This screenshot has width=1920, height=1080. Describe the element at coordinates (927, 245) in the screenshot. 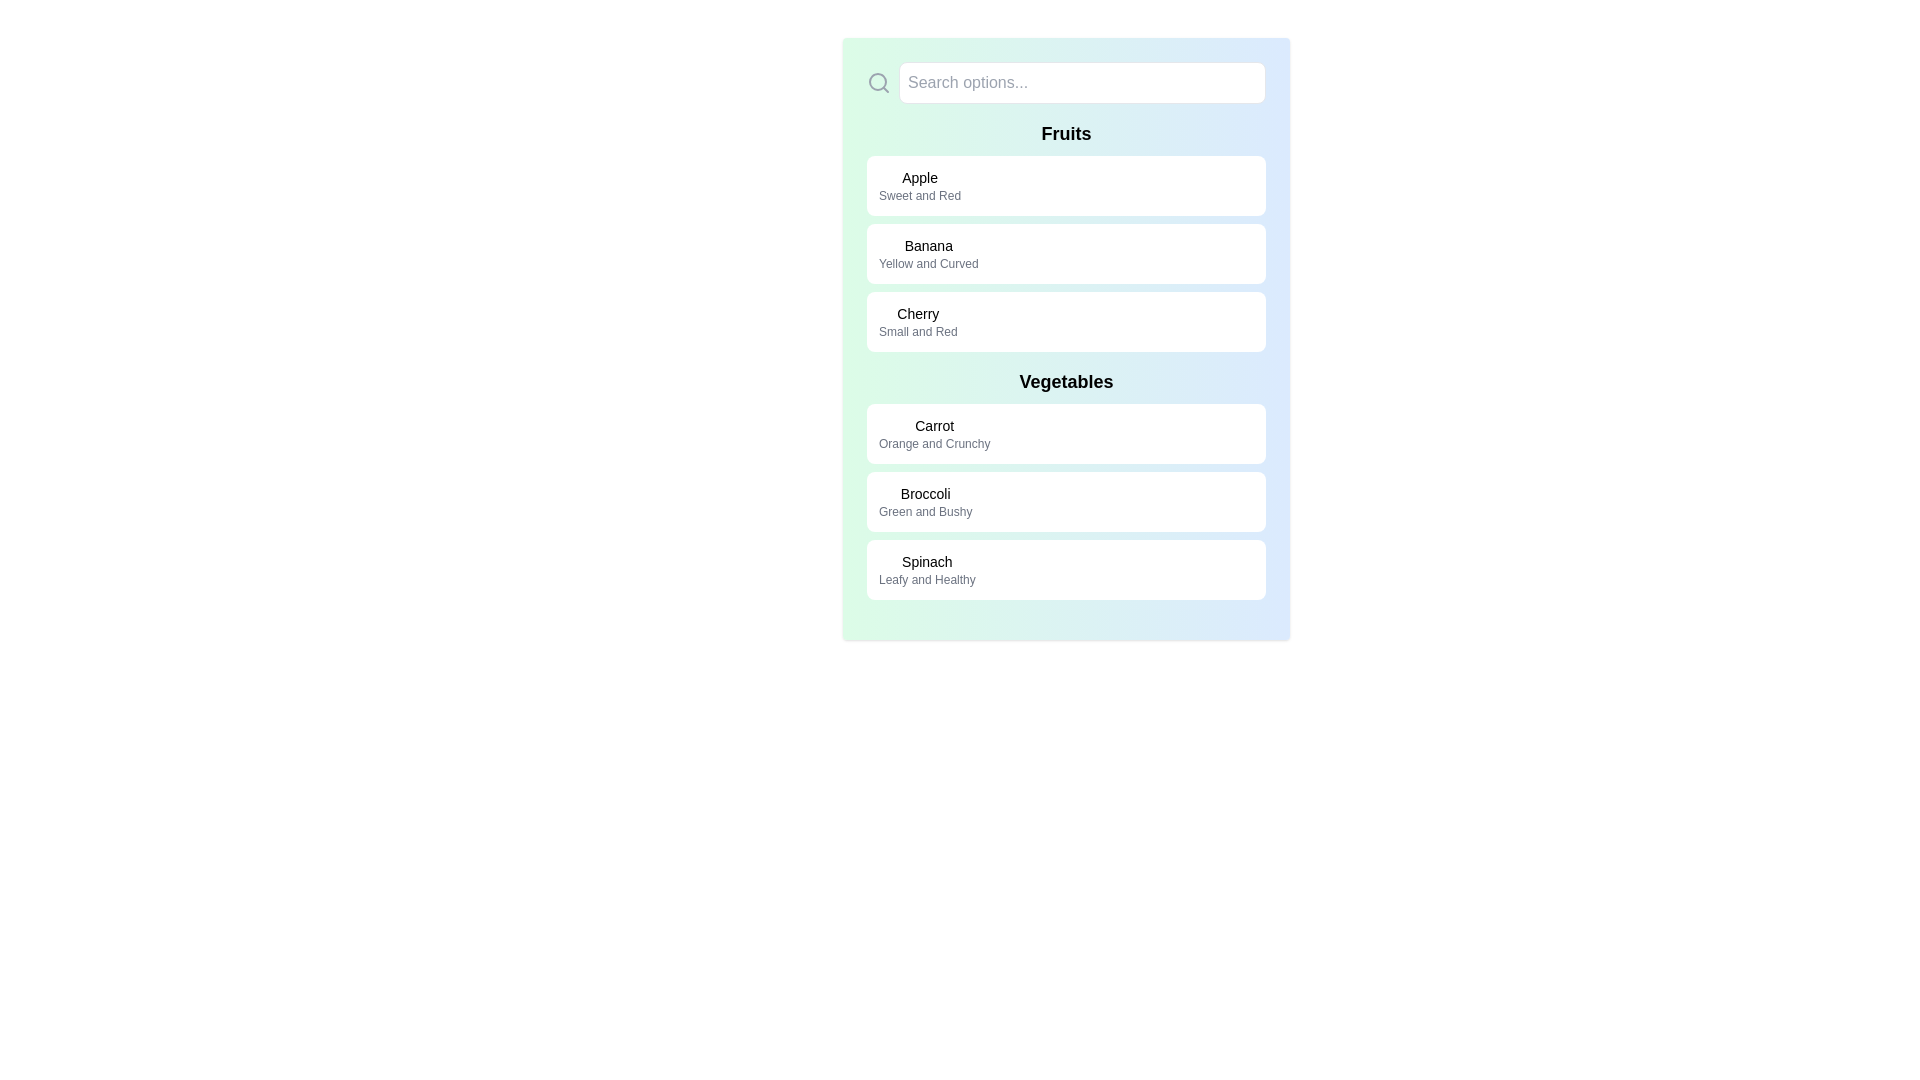

I see `text label displaying 'Banana' which is positioned in the Fruits section, above the secondary text 'Yellow and Curved'` at that location.